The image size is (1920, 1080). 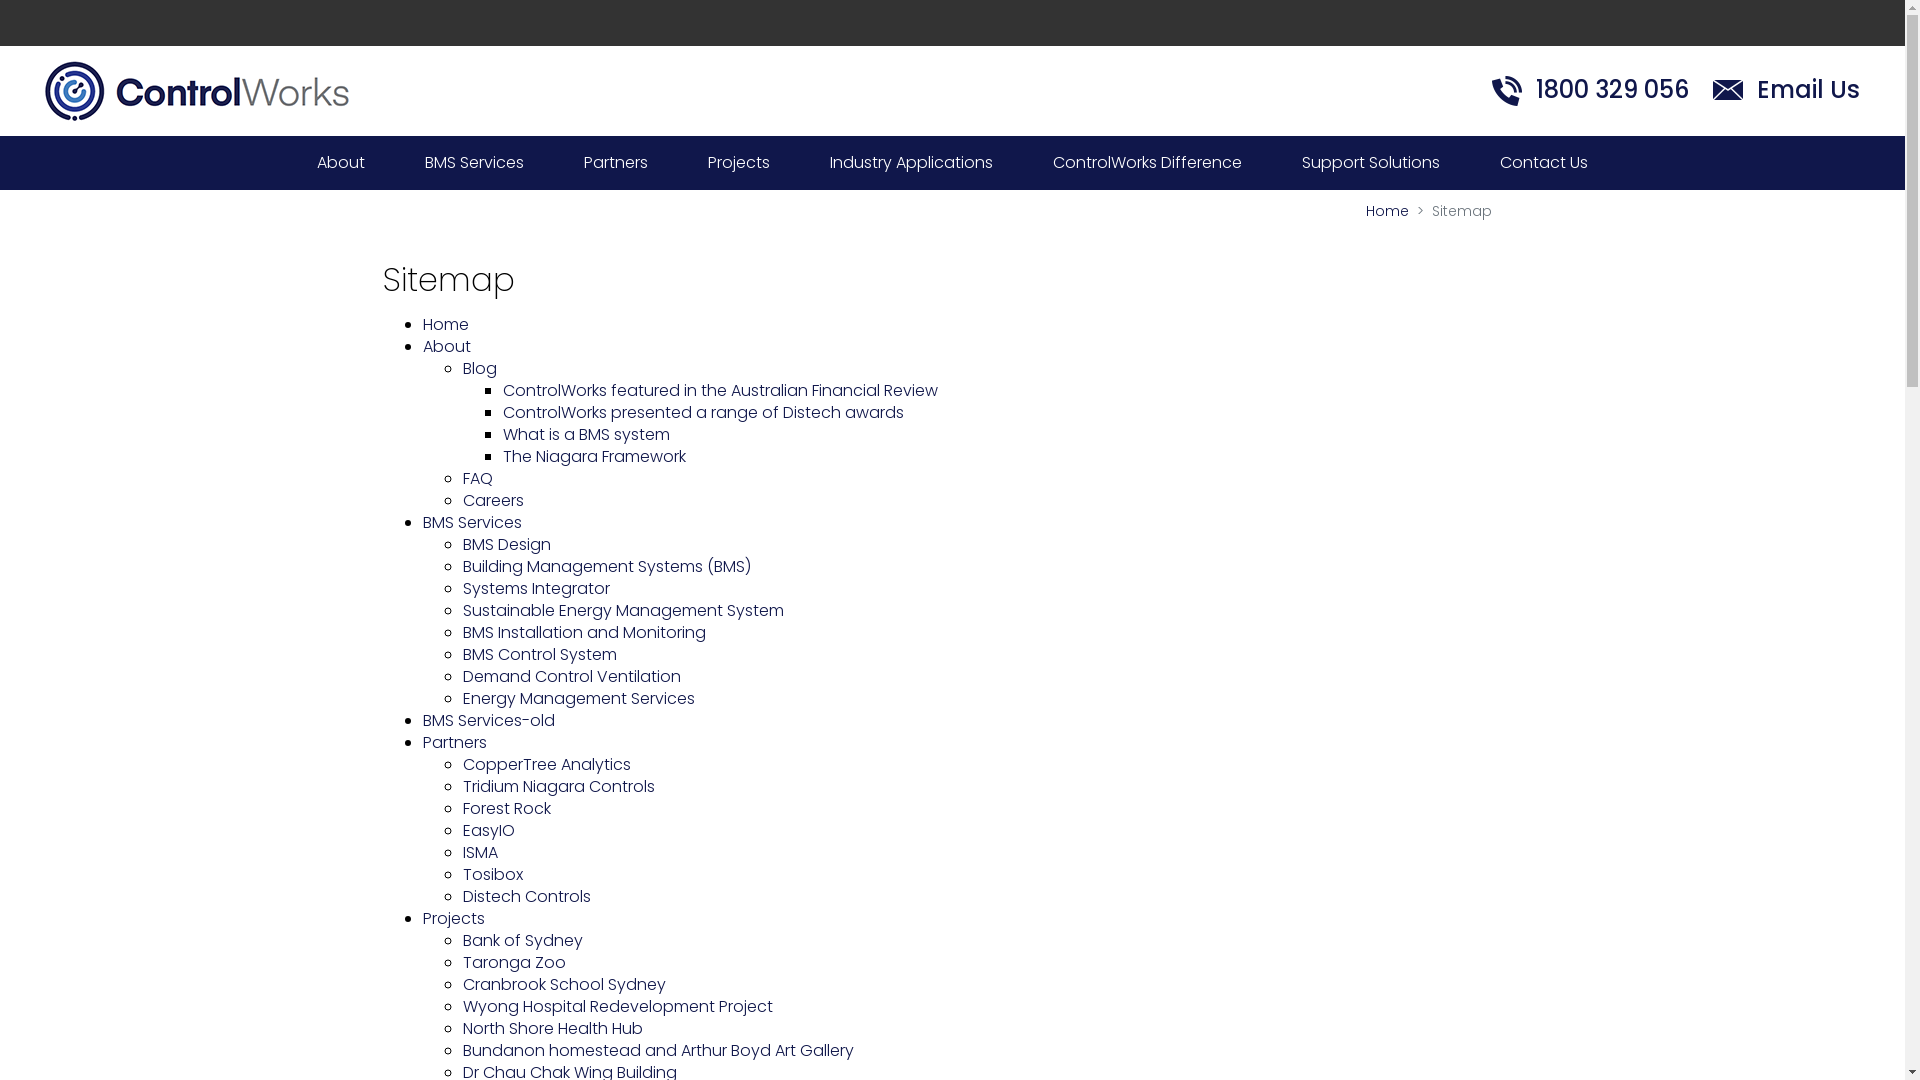 What do you see at coordinates (505, 807) in the screenshot?
I see `'Forest Rock'` at bounding box center [505, 807].